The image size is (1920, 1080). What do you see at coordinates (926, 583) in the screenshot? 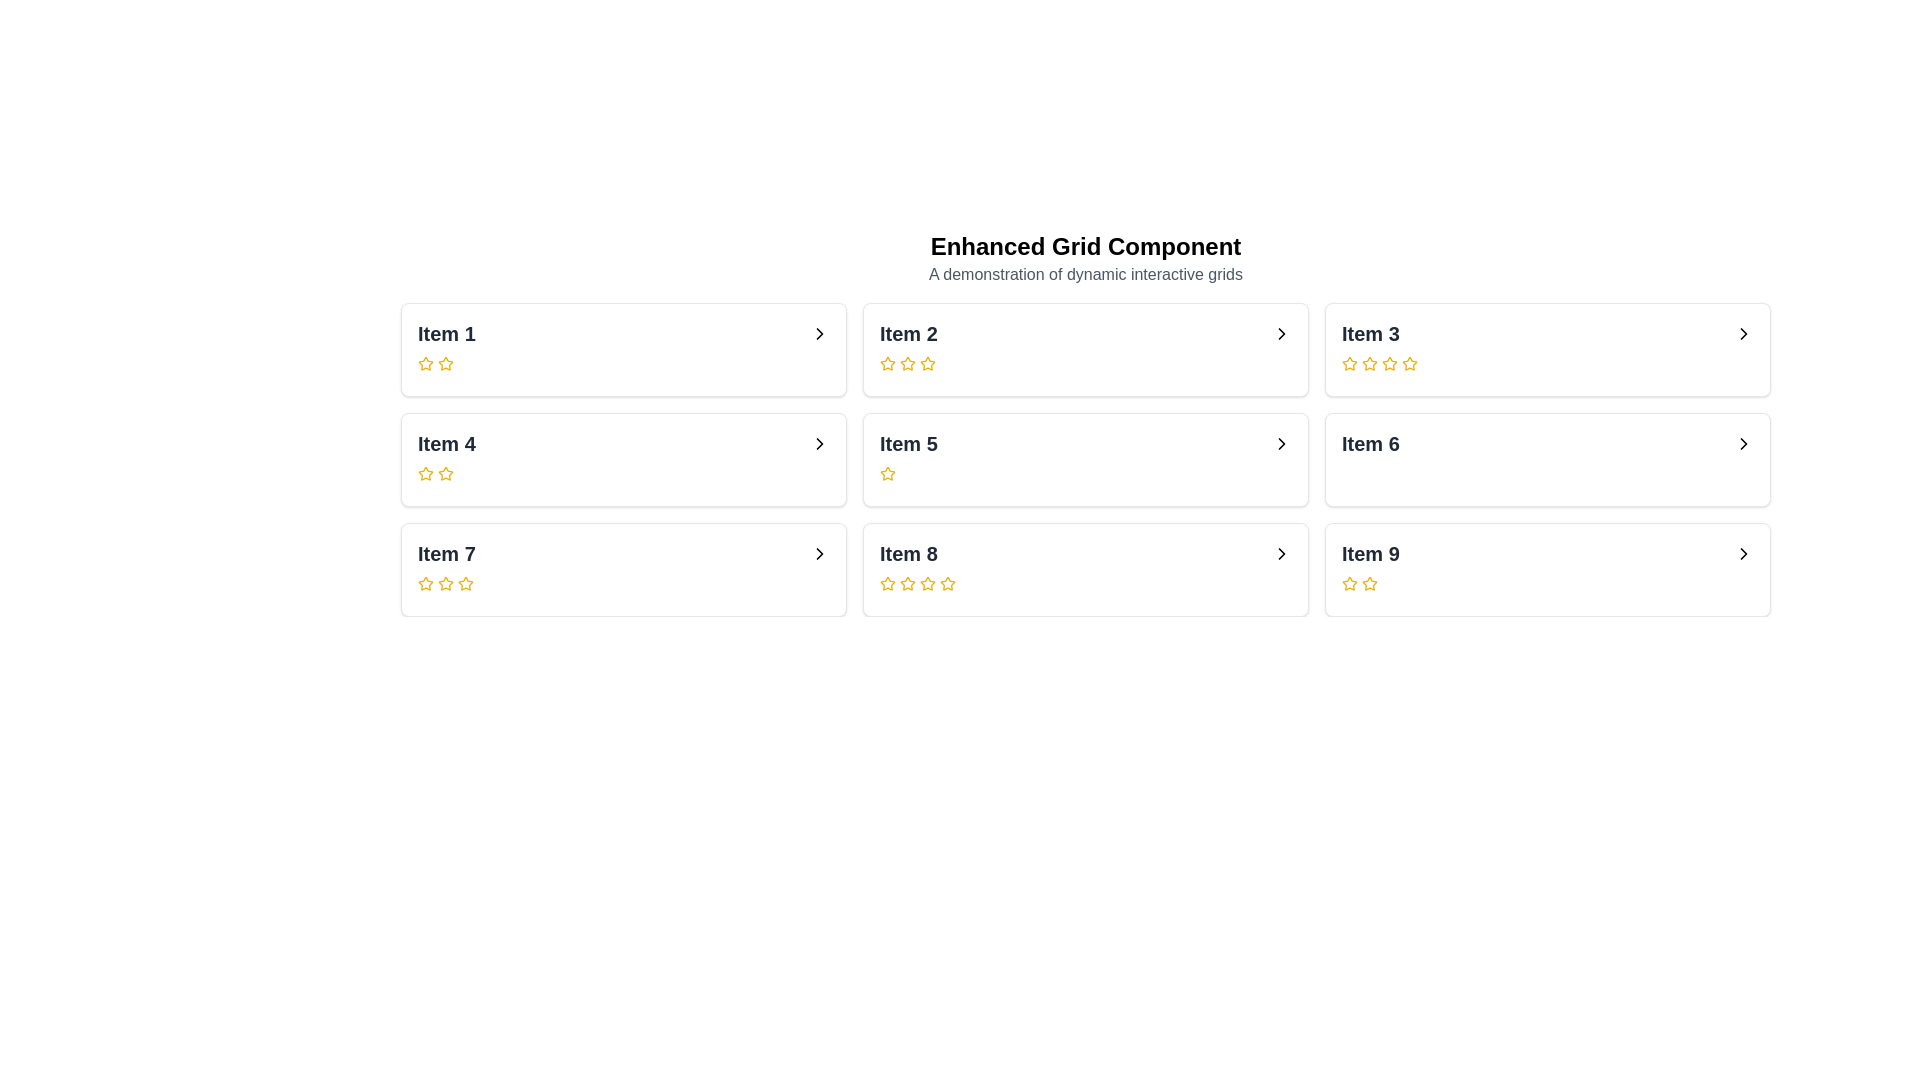
I see `the fourth star in the rating system below the 'Item 8' label to rate it` at bounding box center [926, 583].